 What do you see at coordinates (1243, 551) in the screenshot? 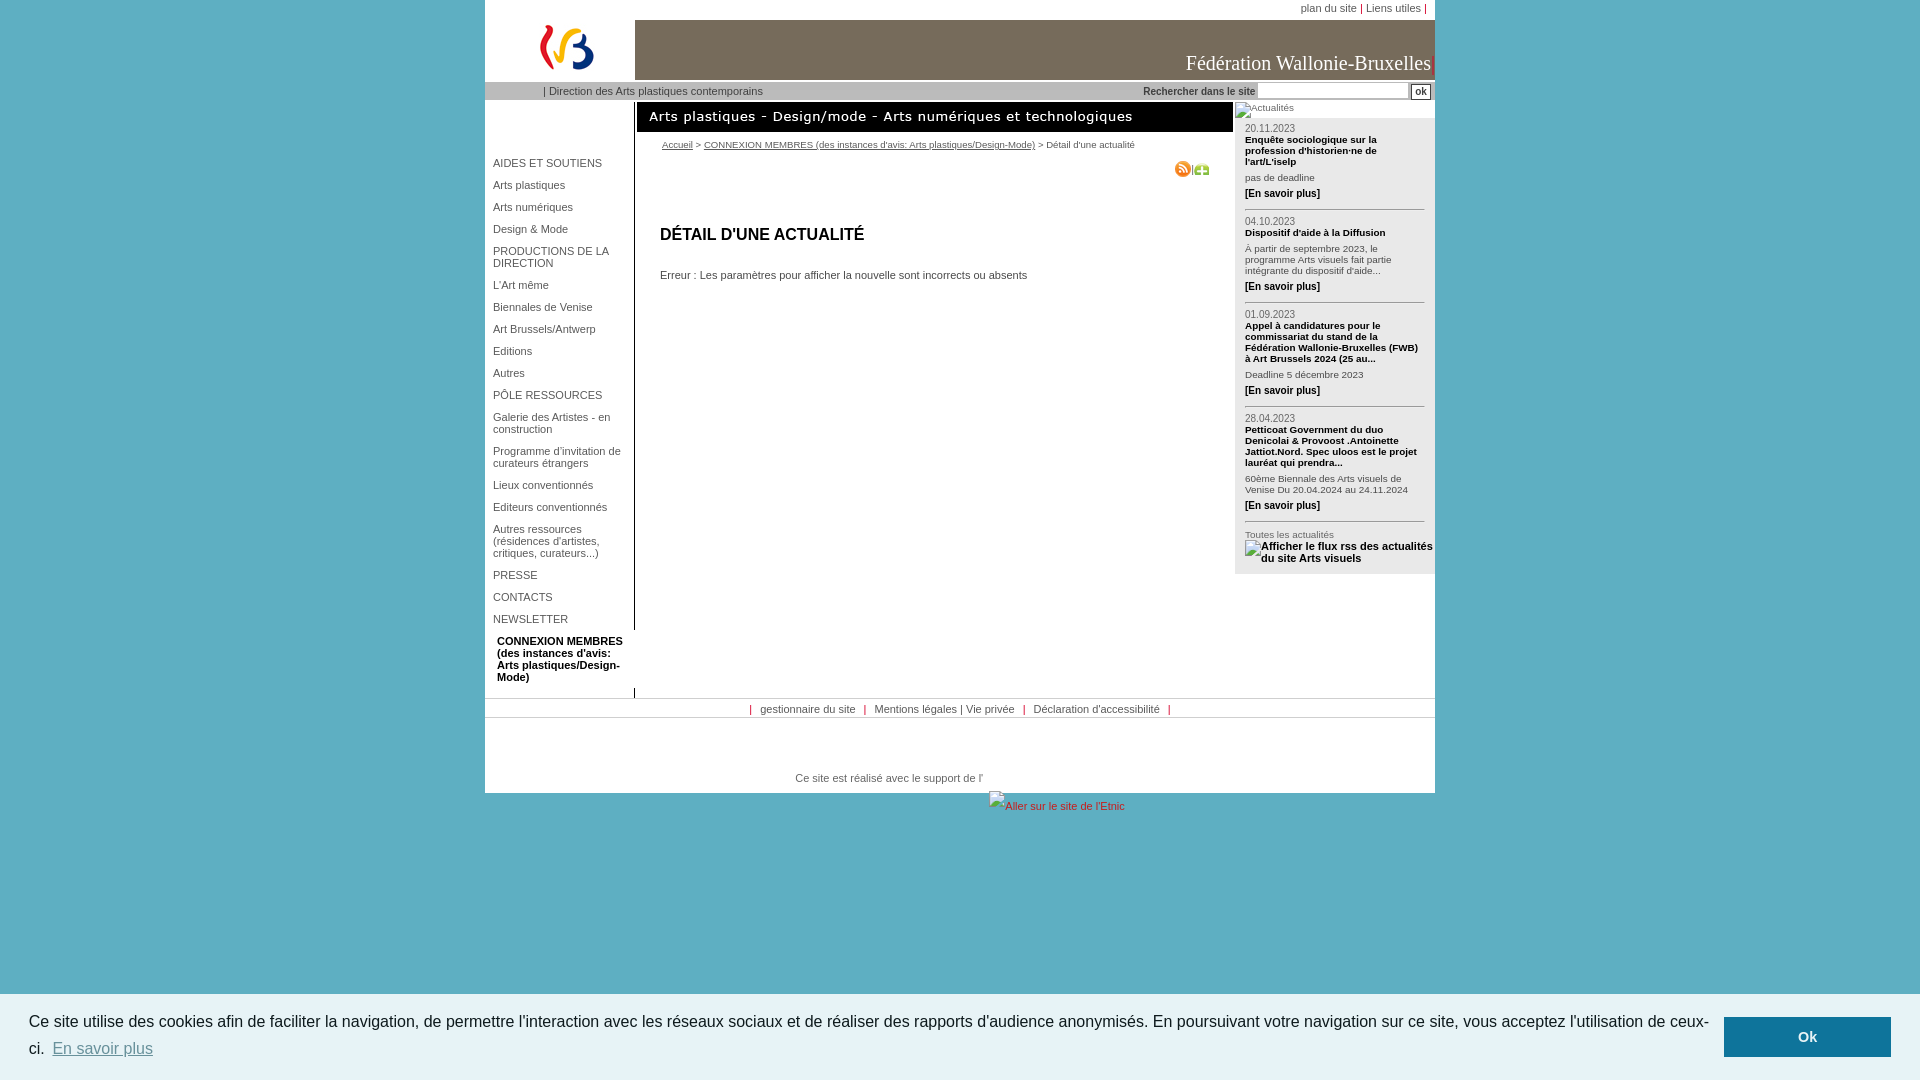
I see `'fils RSS'` at bounding box center [1243, 551].